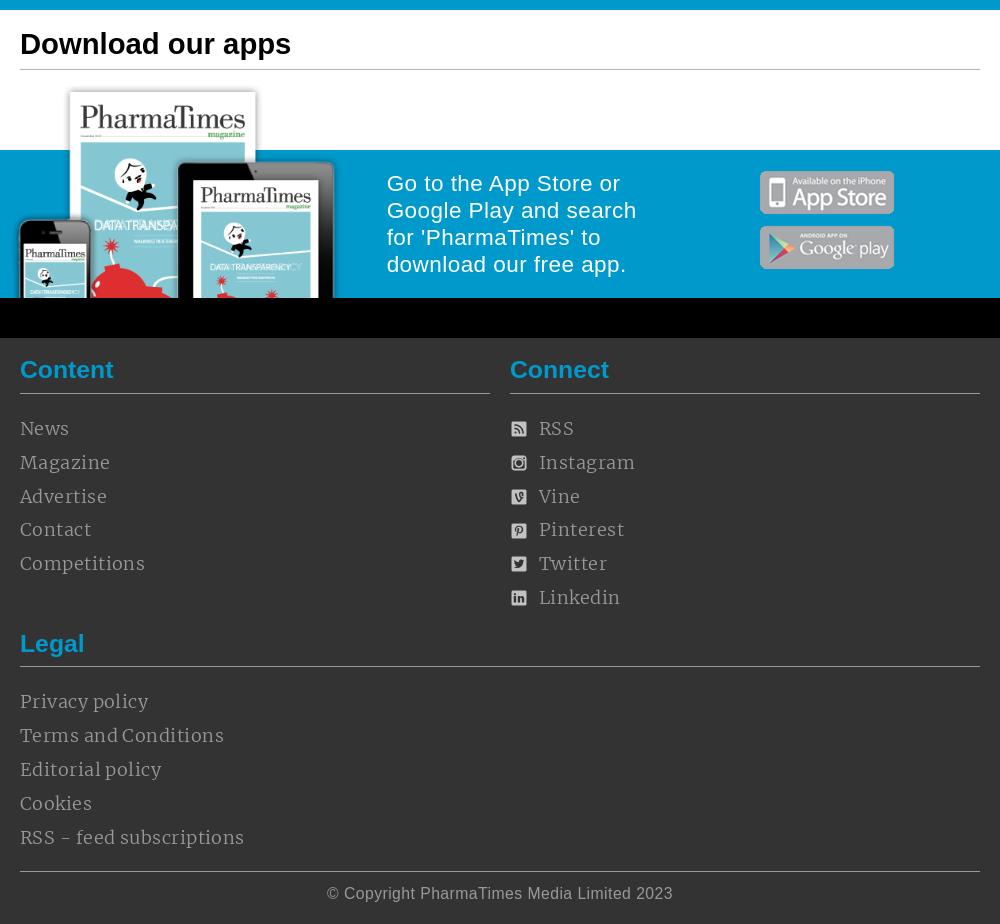 The height and width of the screenshot is (924, 1000). What do you see at coordinates (155, 42) in the screenshot?
I see `'Download our apps'` at bounding box center [155, 42].